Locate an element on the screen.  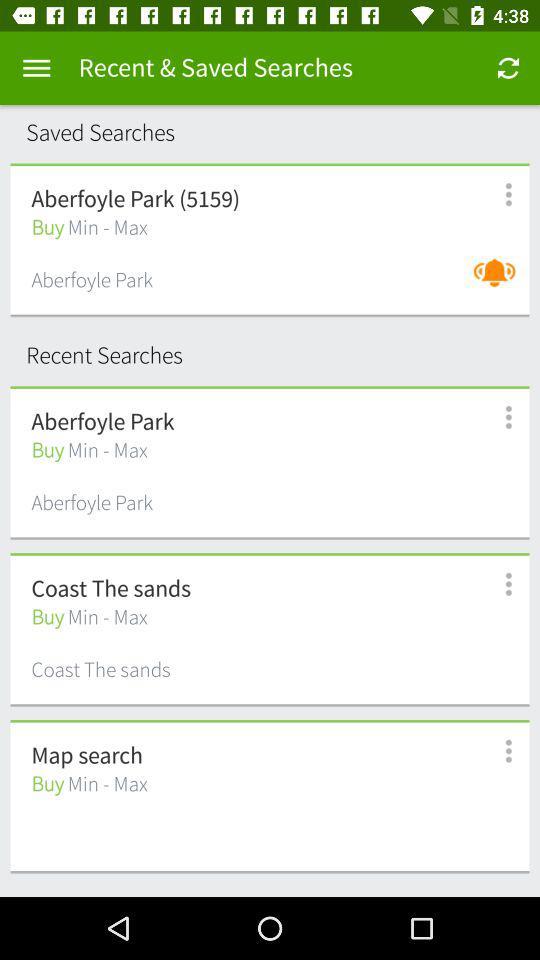
see search options is located at coordinates (496, 584).